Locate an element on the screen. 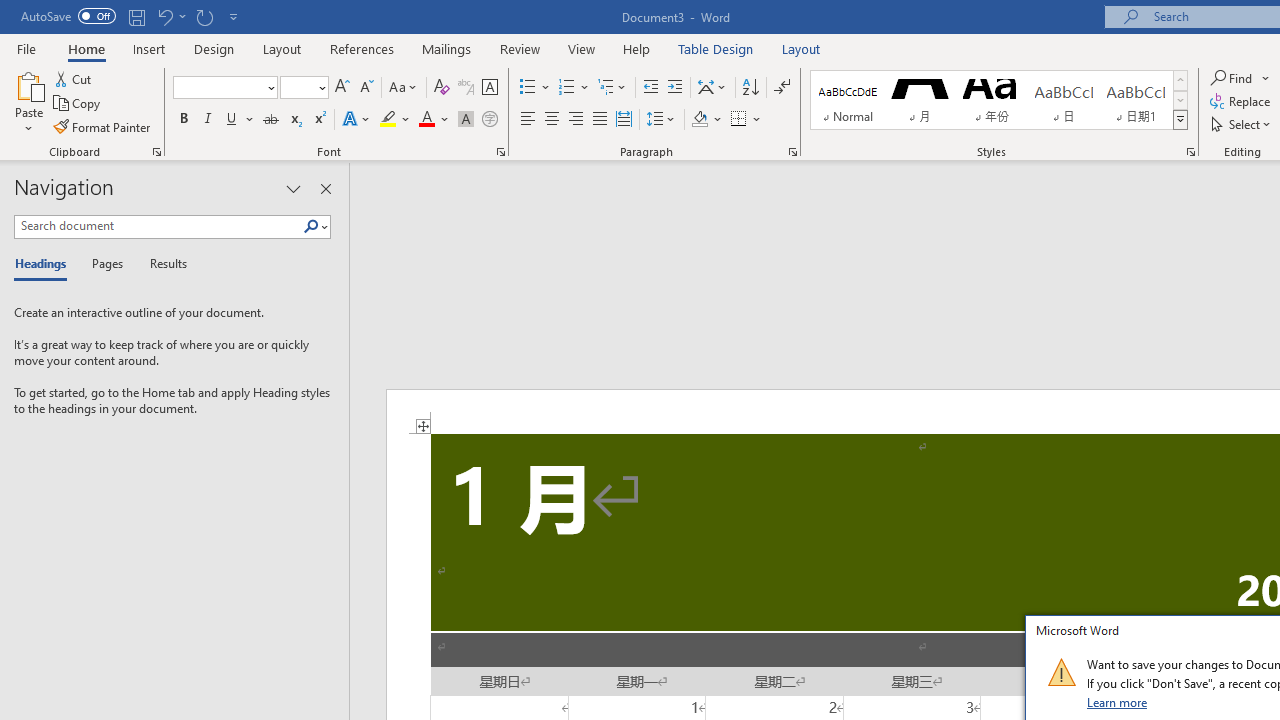 The width and height of the screenshot is (1280, 720). 'Sort...' is located at coordinates (749, 86).